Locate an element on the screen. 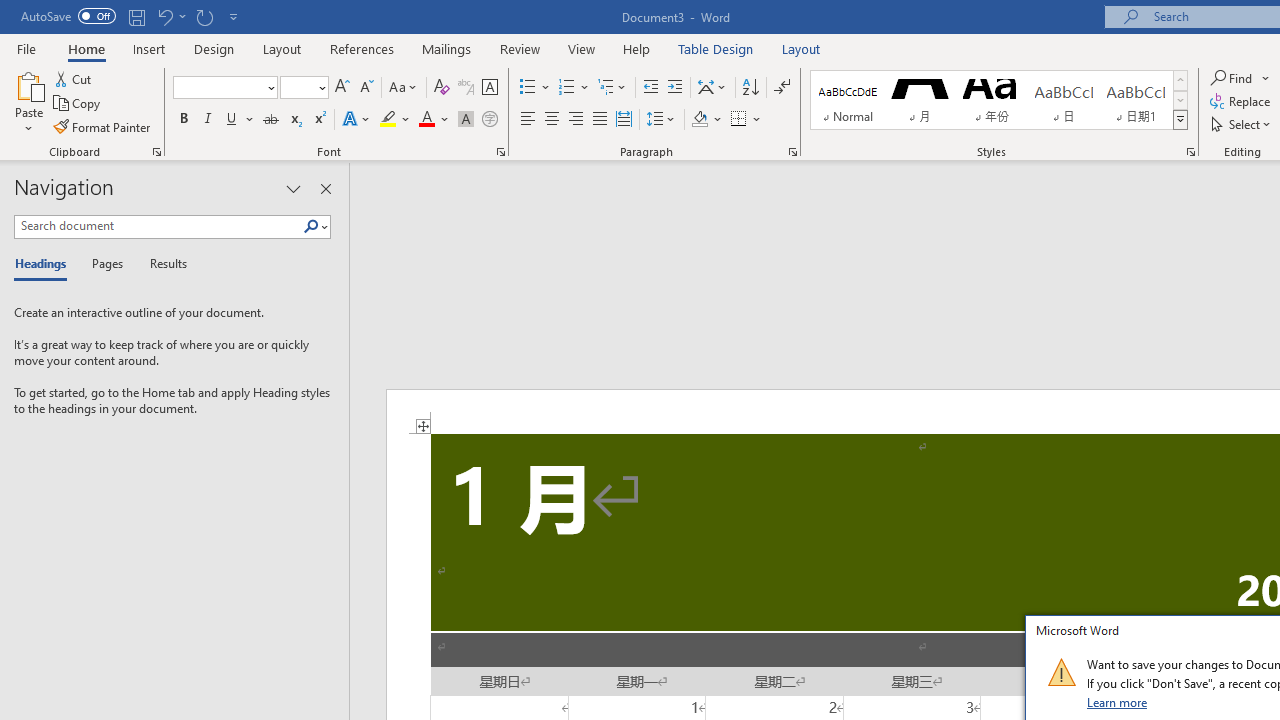 The width and height of the screenshot is (1280, 720). 'Sort...' is located at coordinates (749, 86).